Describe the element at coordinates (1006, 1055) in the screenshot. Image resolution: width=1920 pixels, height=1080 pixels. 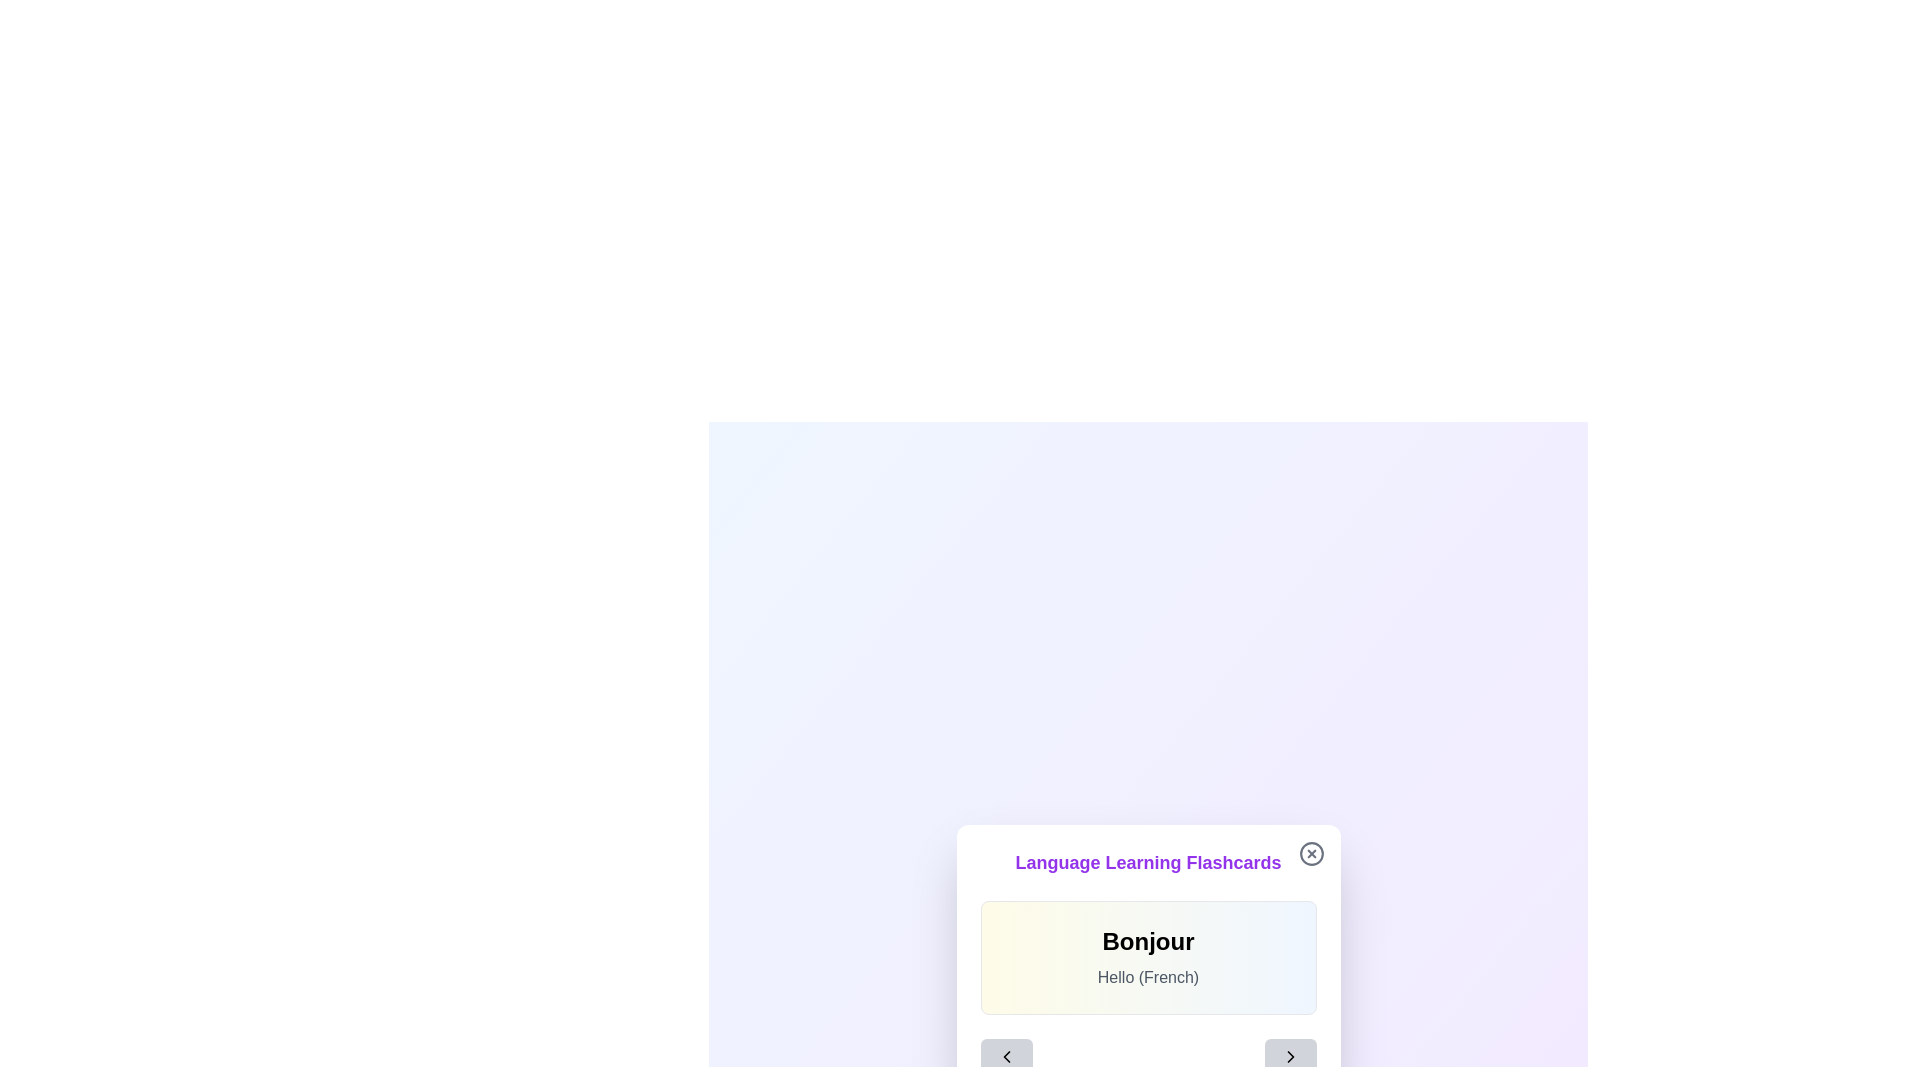
I see `the button with a leftward-pointing arrow icon located at the bottom-left corner of the 'Language Learning Flashcards' section` at that location.